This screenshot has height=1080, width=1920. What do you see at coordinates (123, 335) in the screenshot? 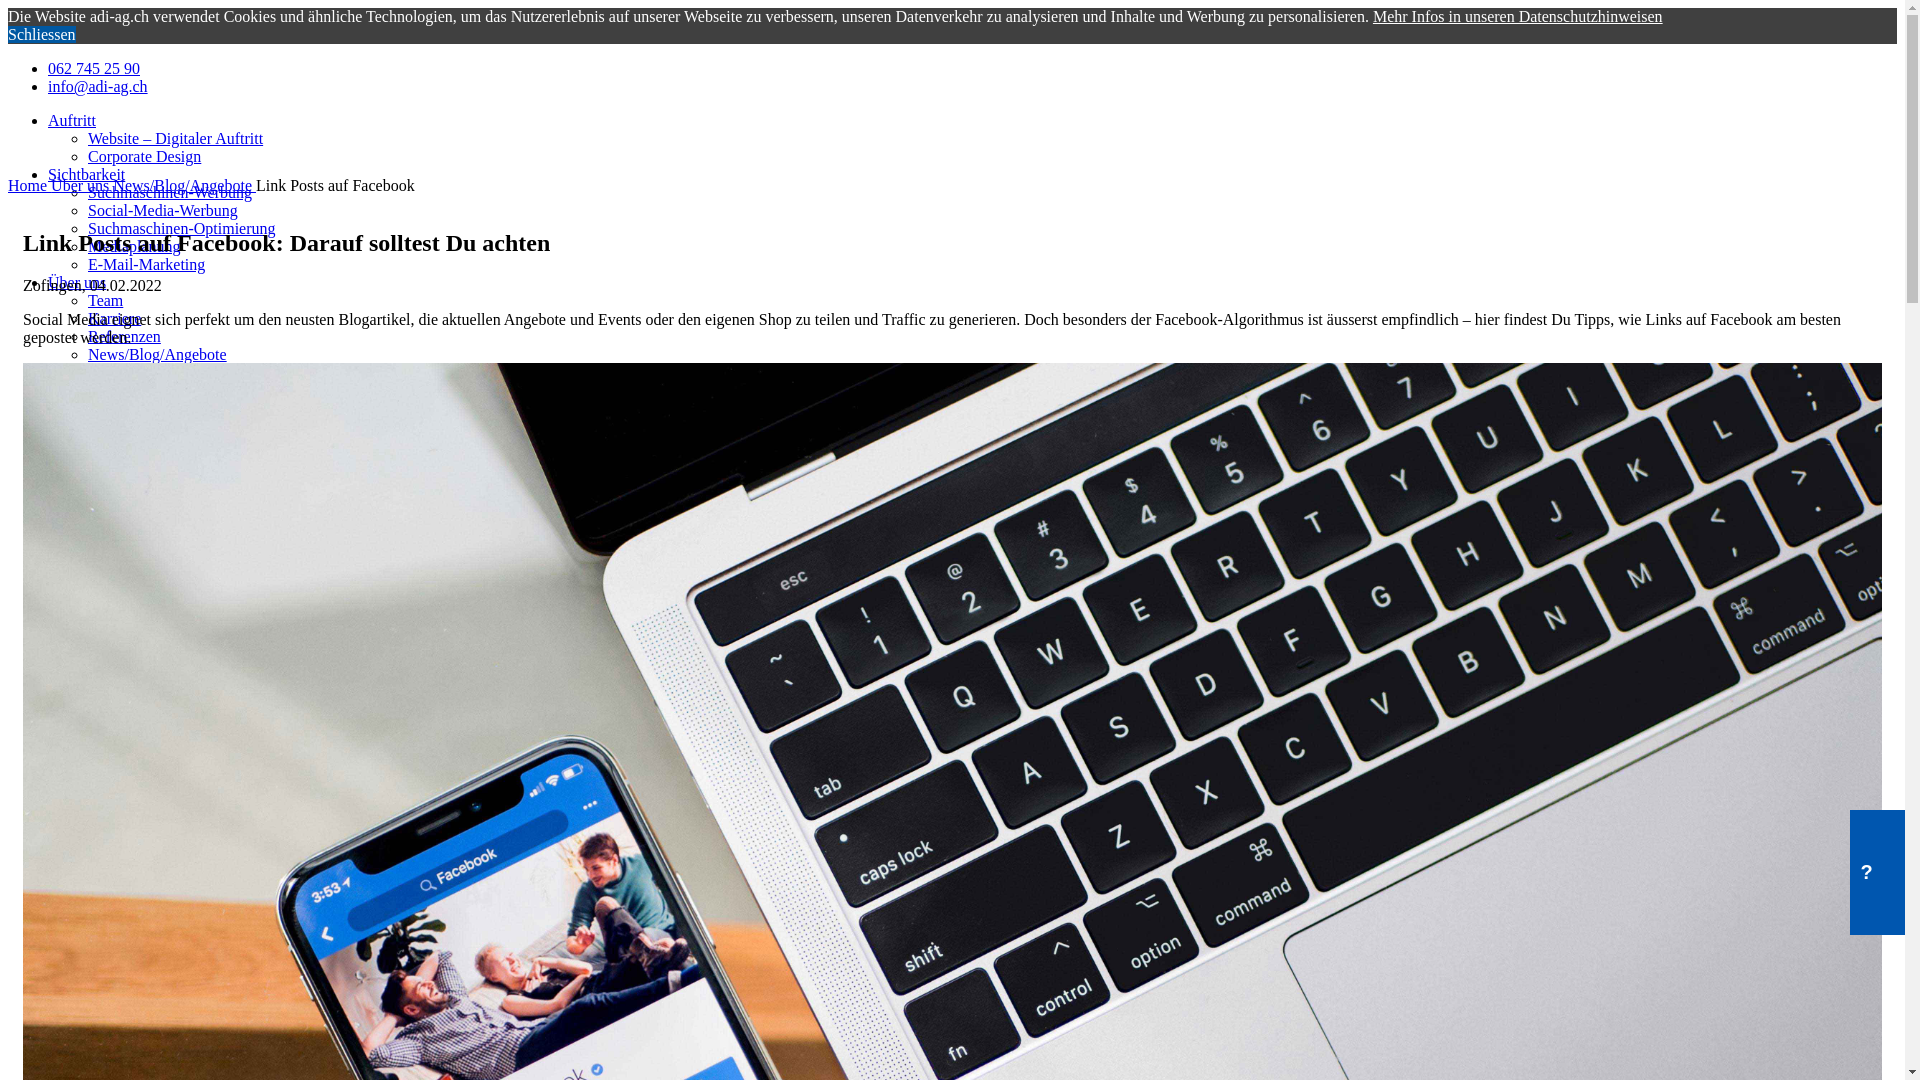
I see `'Referenzen'` at bounding box center [123, 335].